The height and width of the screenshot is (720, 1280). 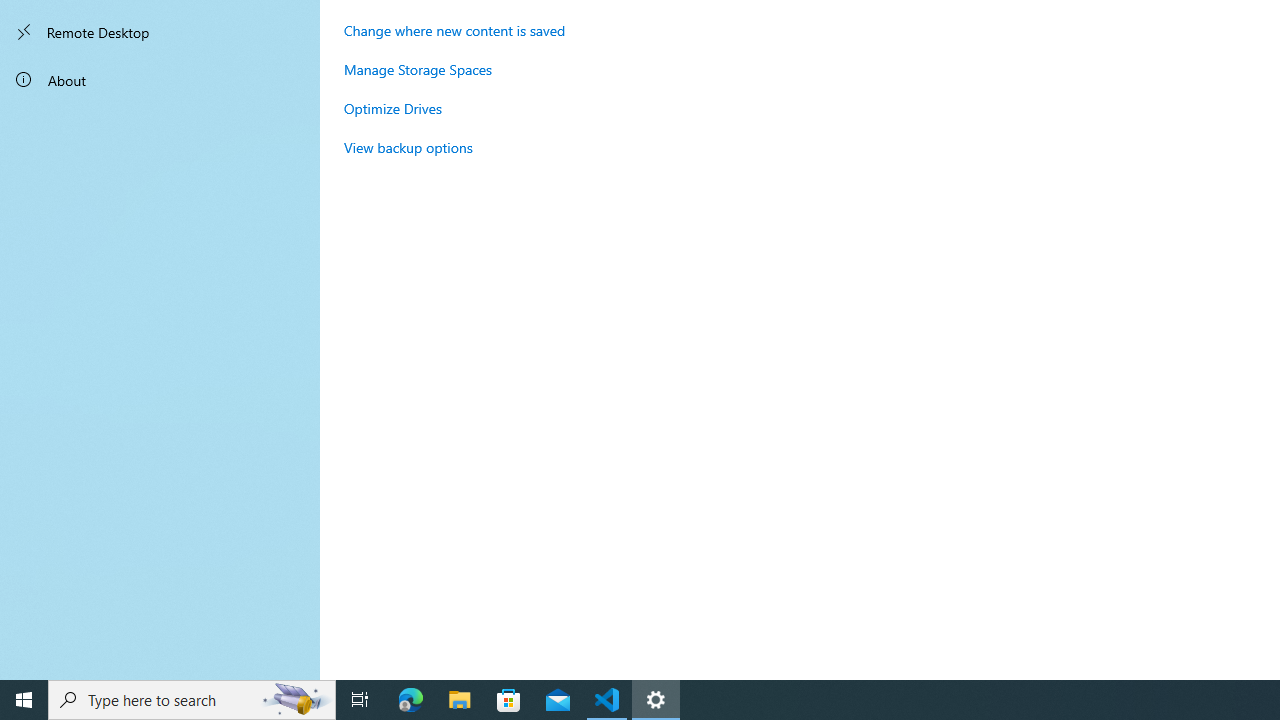 I want to click on 'Microsoft Store', so click(x=509, y=698).